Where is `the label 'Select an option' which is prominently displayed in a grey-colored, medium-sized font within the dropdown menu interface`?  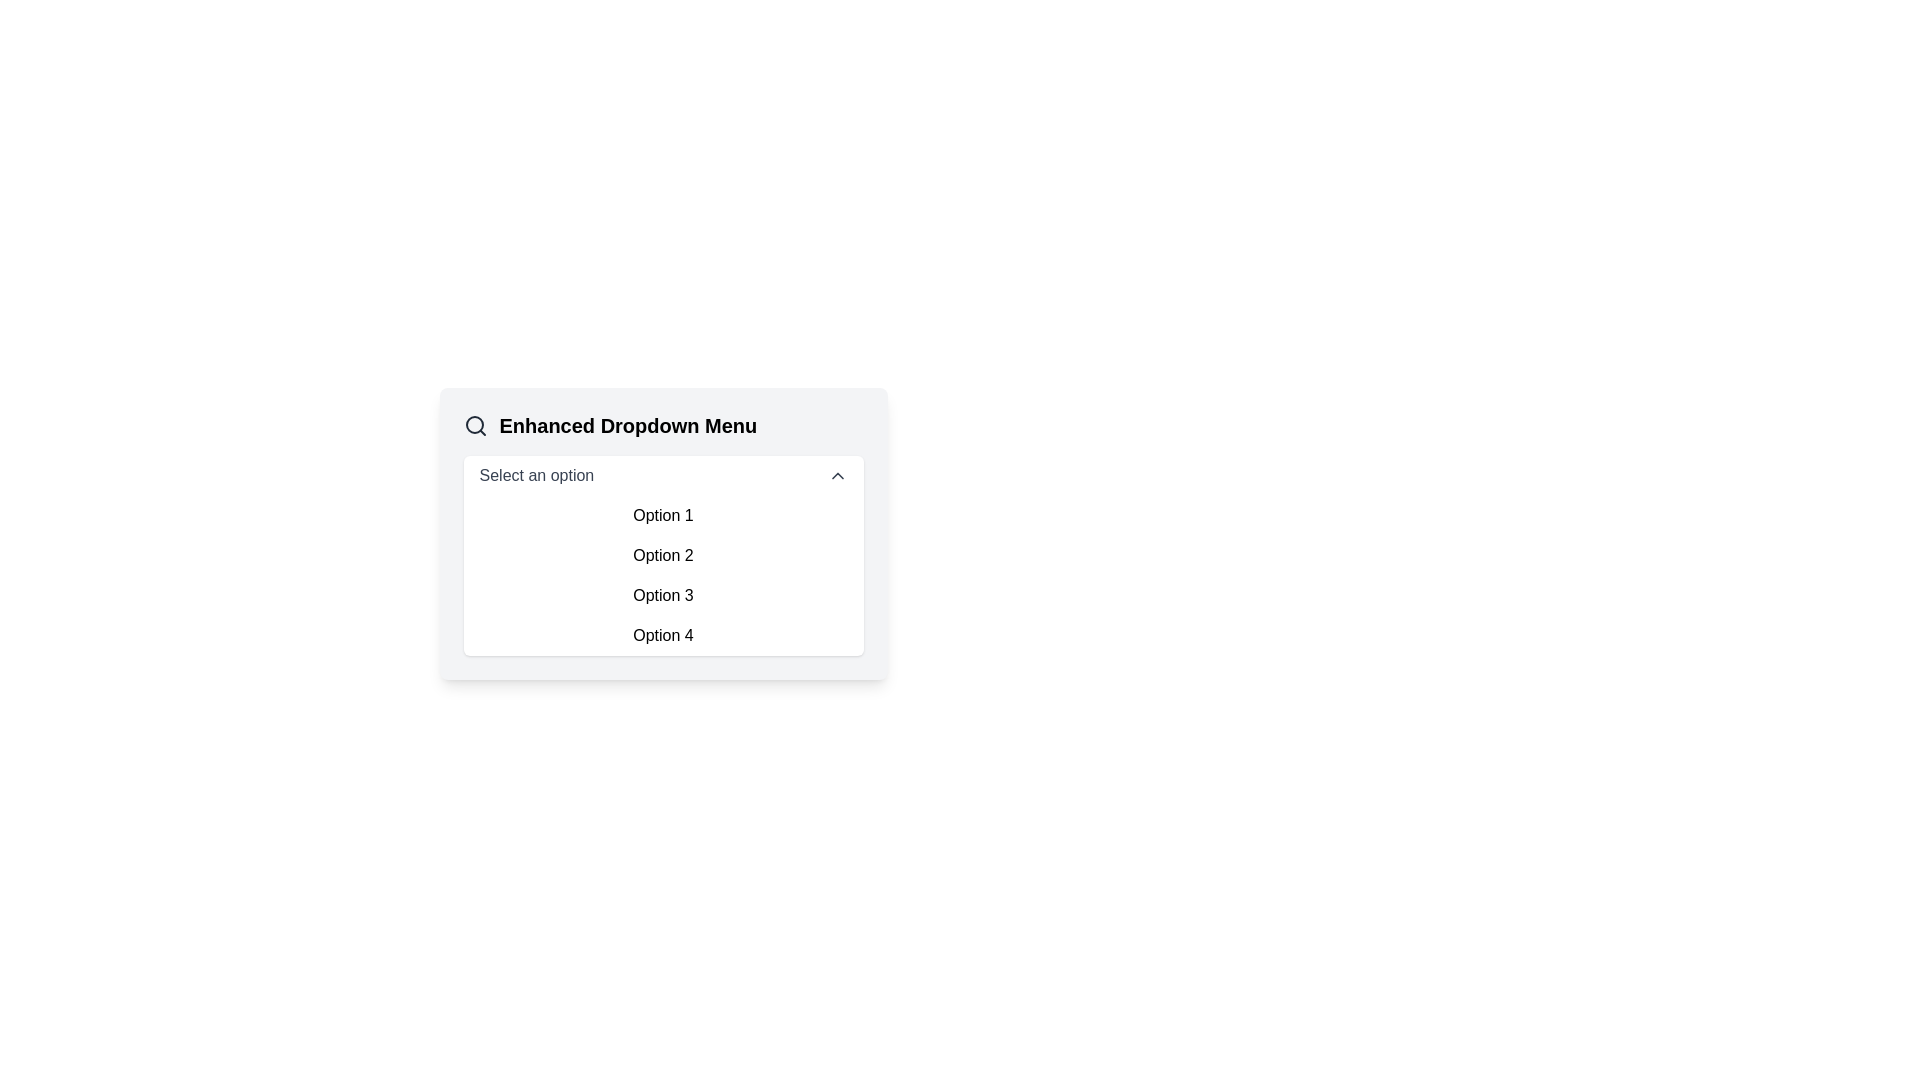 the label 'Select an option' which is prominently displayed in a grey-colored, medium-sized font within the dropdown menu interface is located at coordinates (536, 475).